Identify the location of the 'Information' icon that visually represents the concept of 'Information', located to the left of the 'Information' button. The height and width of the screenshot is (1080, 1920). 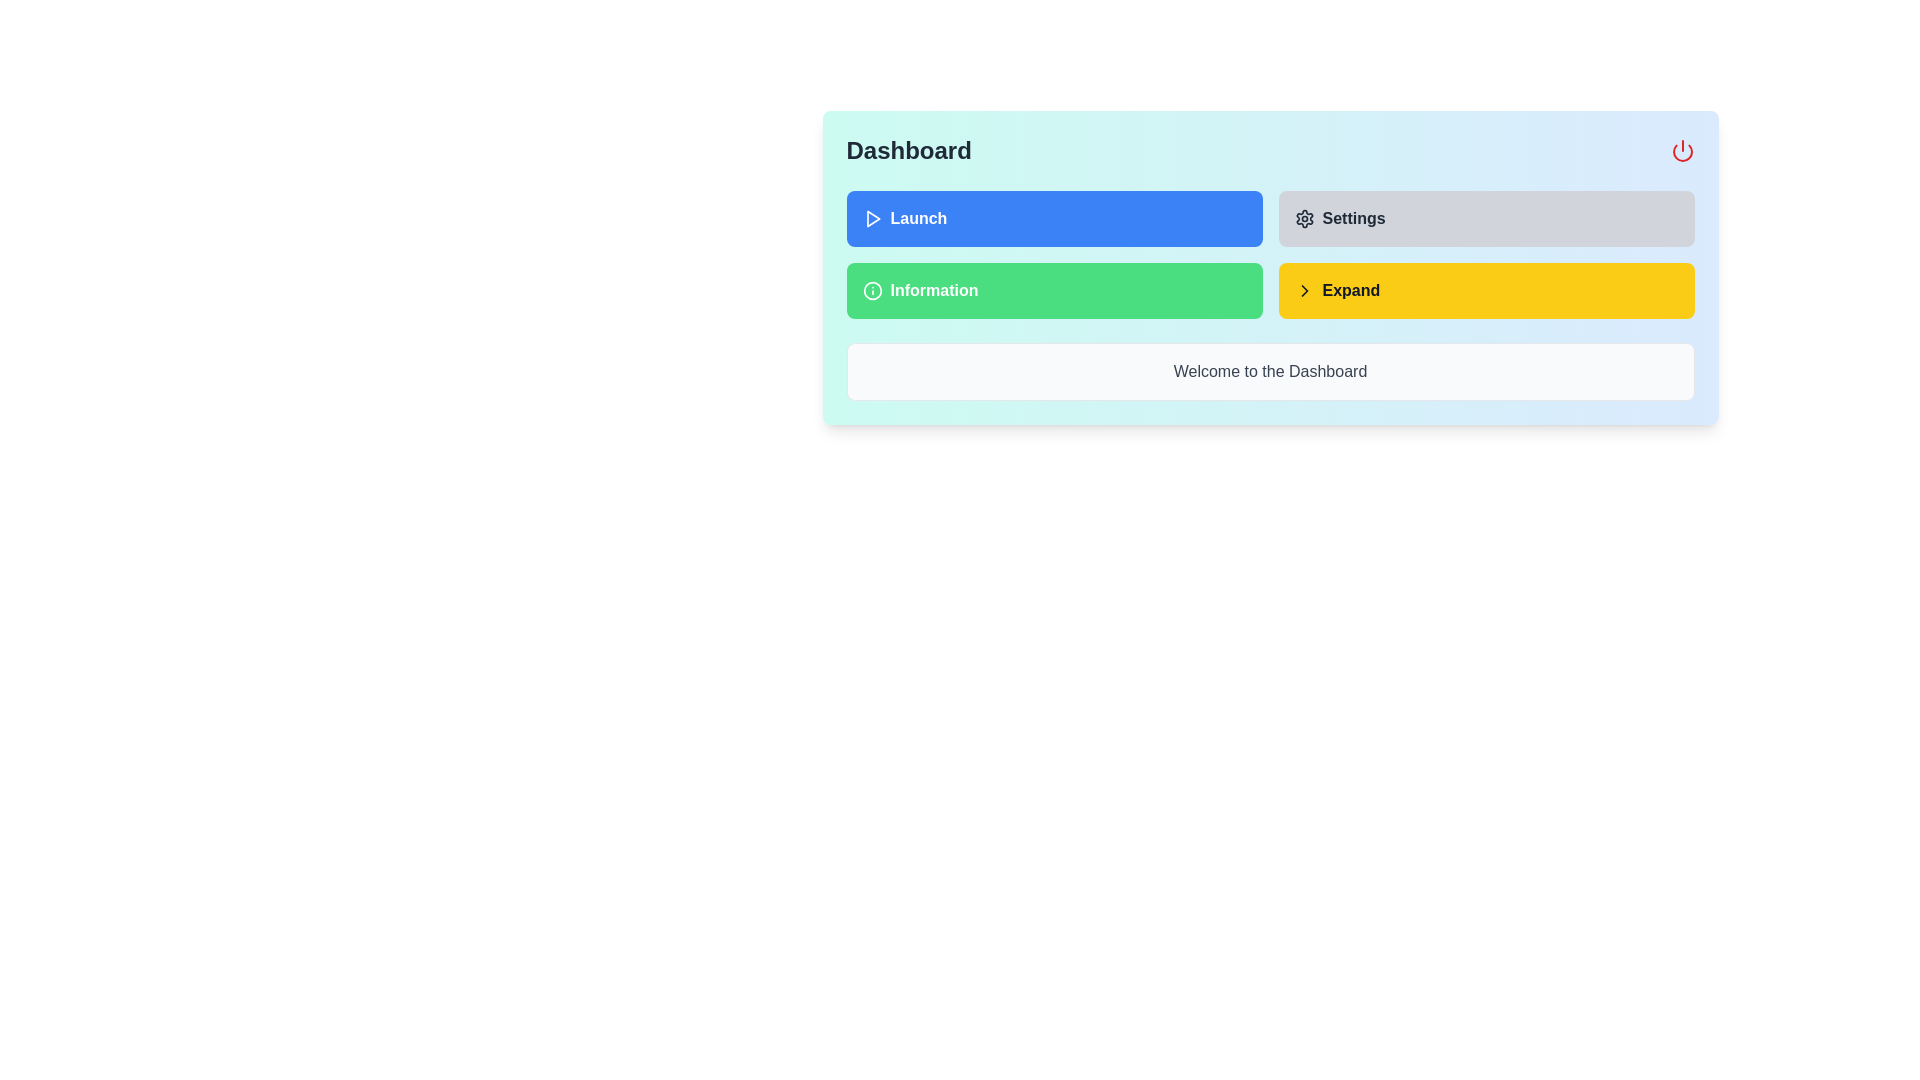
(872, 290).